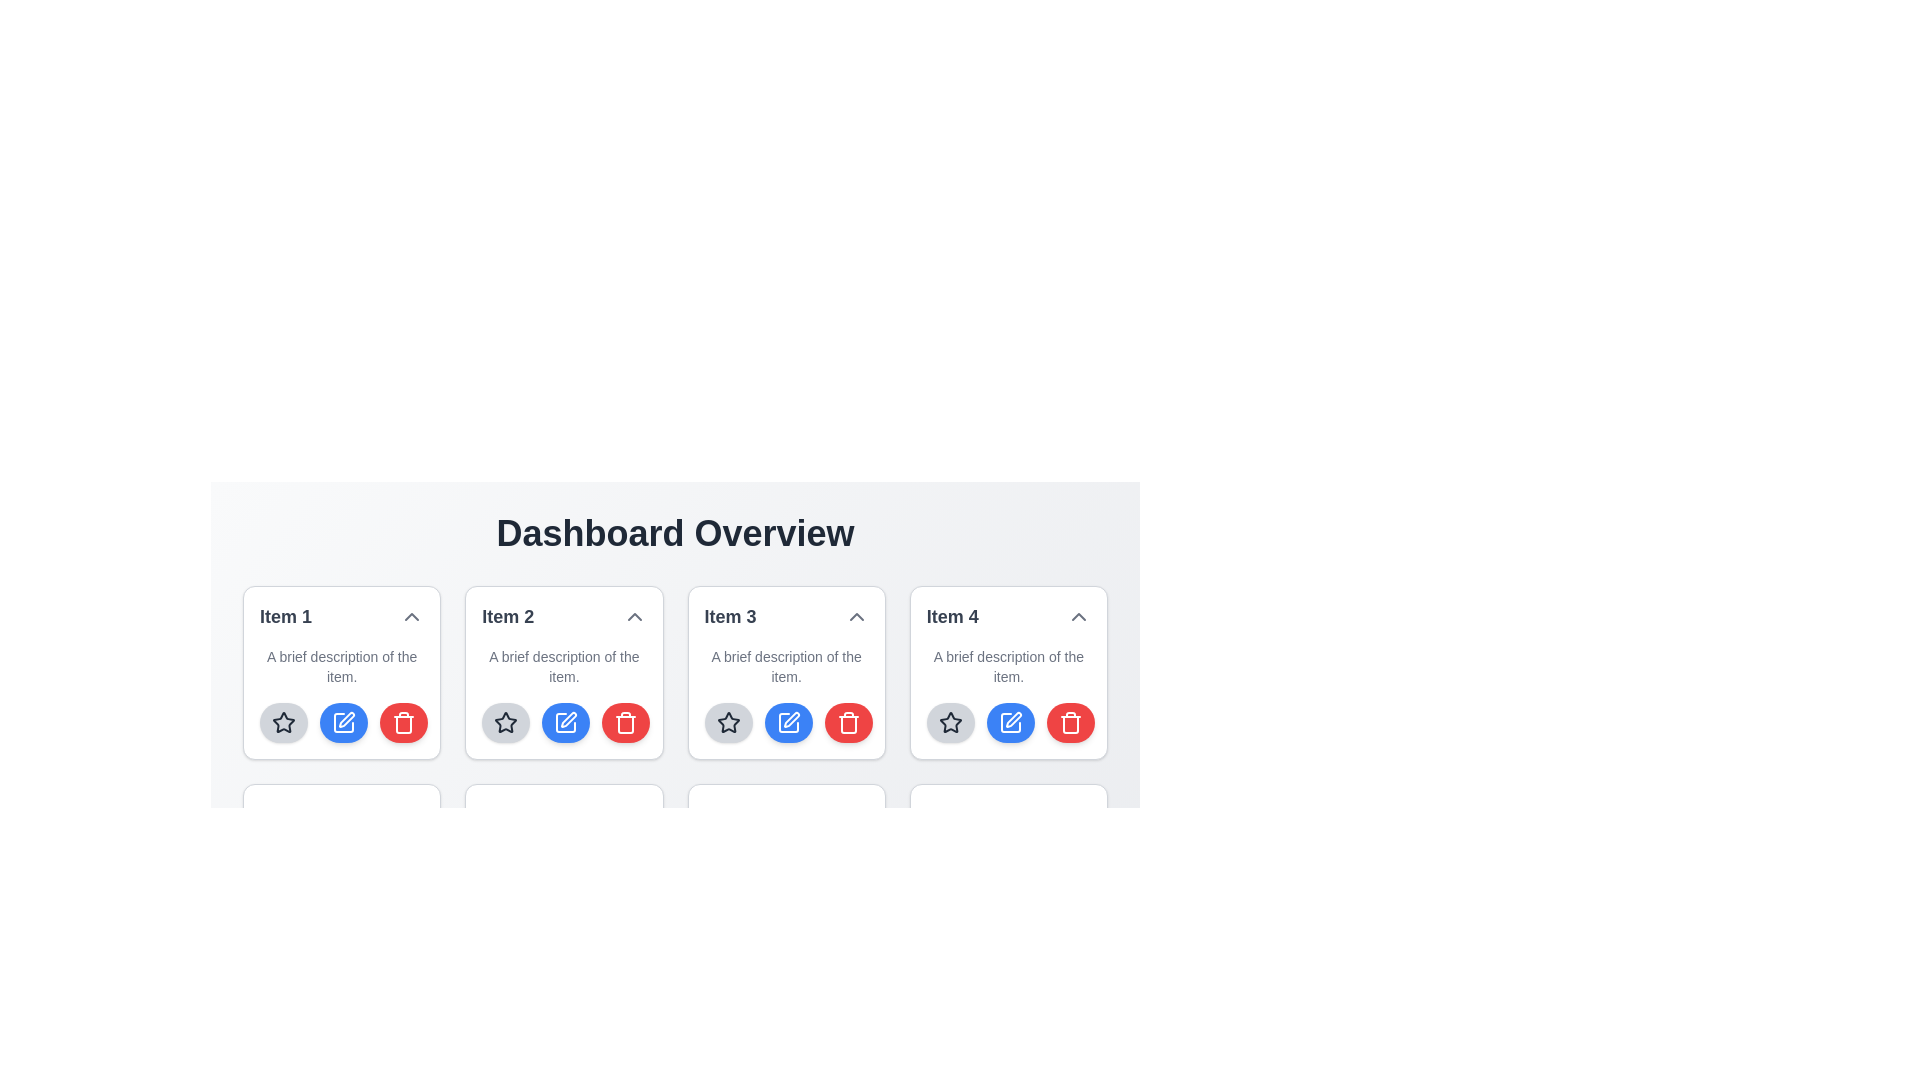  Describe the element at coordinates (1013, 720) in the screenshot. I see `the SVG Icon embedded within the blue circular button located in the fourth item card of the 'Dashboard Overview' section` at that location.